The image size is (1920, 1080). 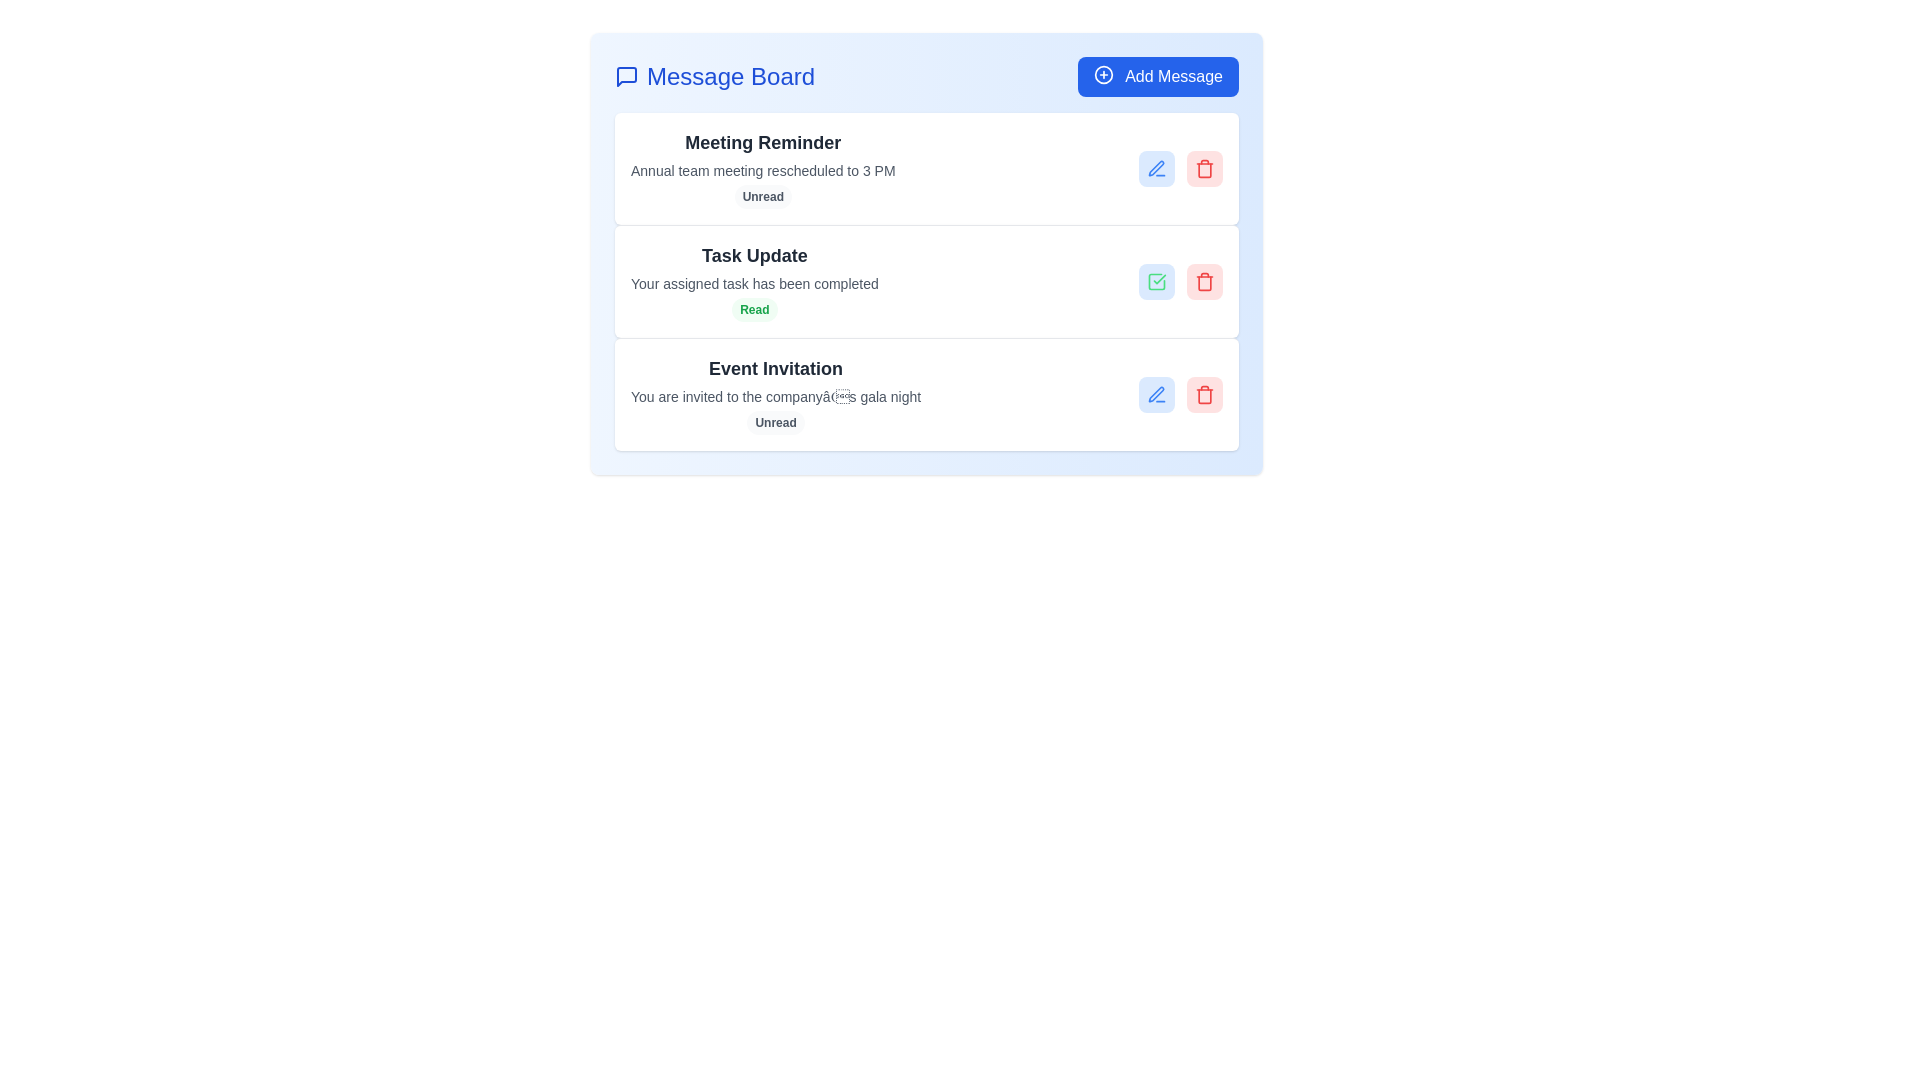 What do you see at coordinates (1156, 394) in the screenshot?
I see `the blue pen-line icon embedded within the button in the 'Event Invitation' row to initiate editing` at bounding box center [1156, 394].